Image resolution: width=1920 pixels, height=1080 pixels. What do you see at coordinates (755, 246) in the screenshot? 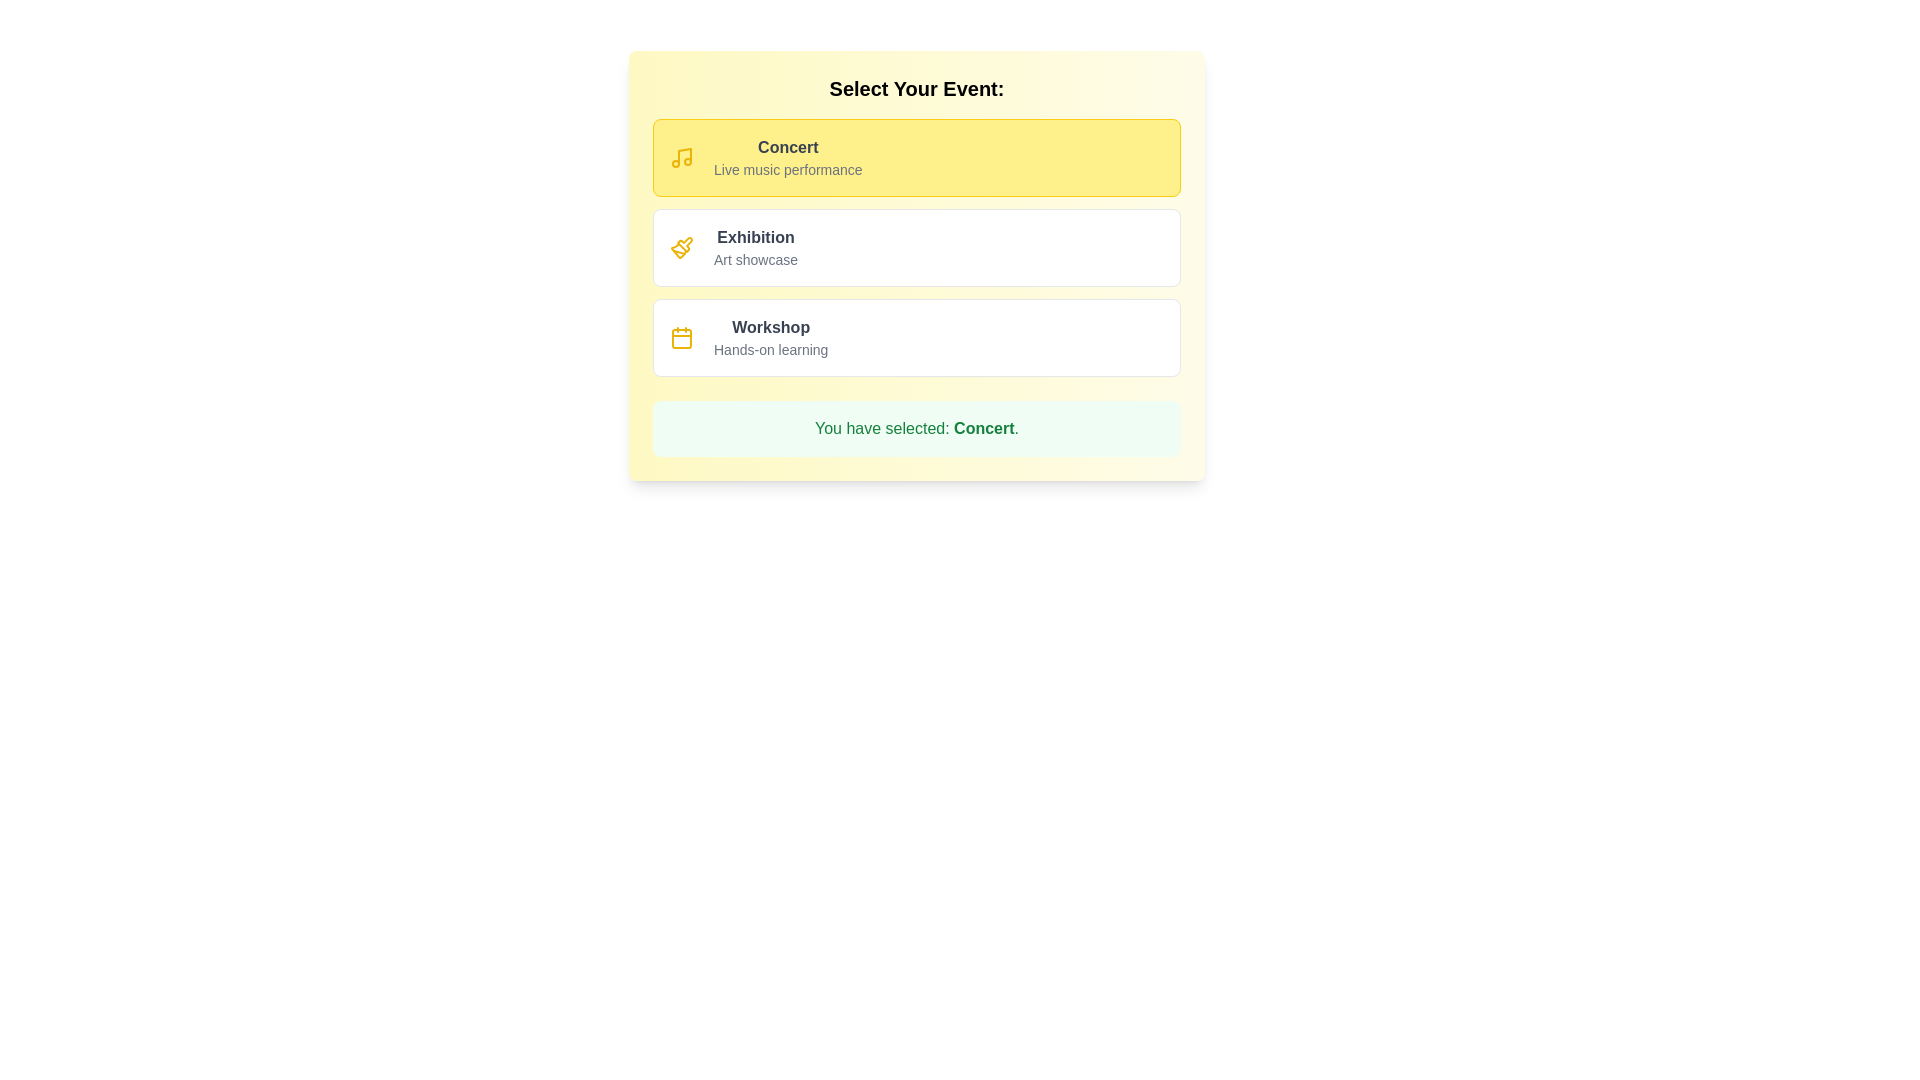
I see `the text group containing 'Exhibition' and 'Art showcase'` at bounding box center [755, 246].